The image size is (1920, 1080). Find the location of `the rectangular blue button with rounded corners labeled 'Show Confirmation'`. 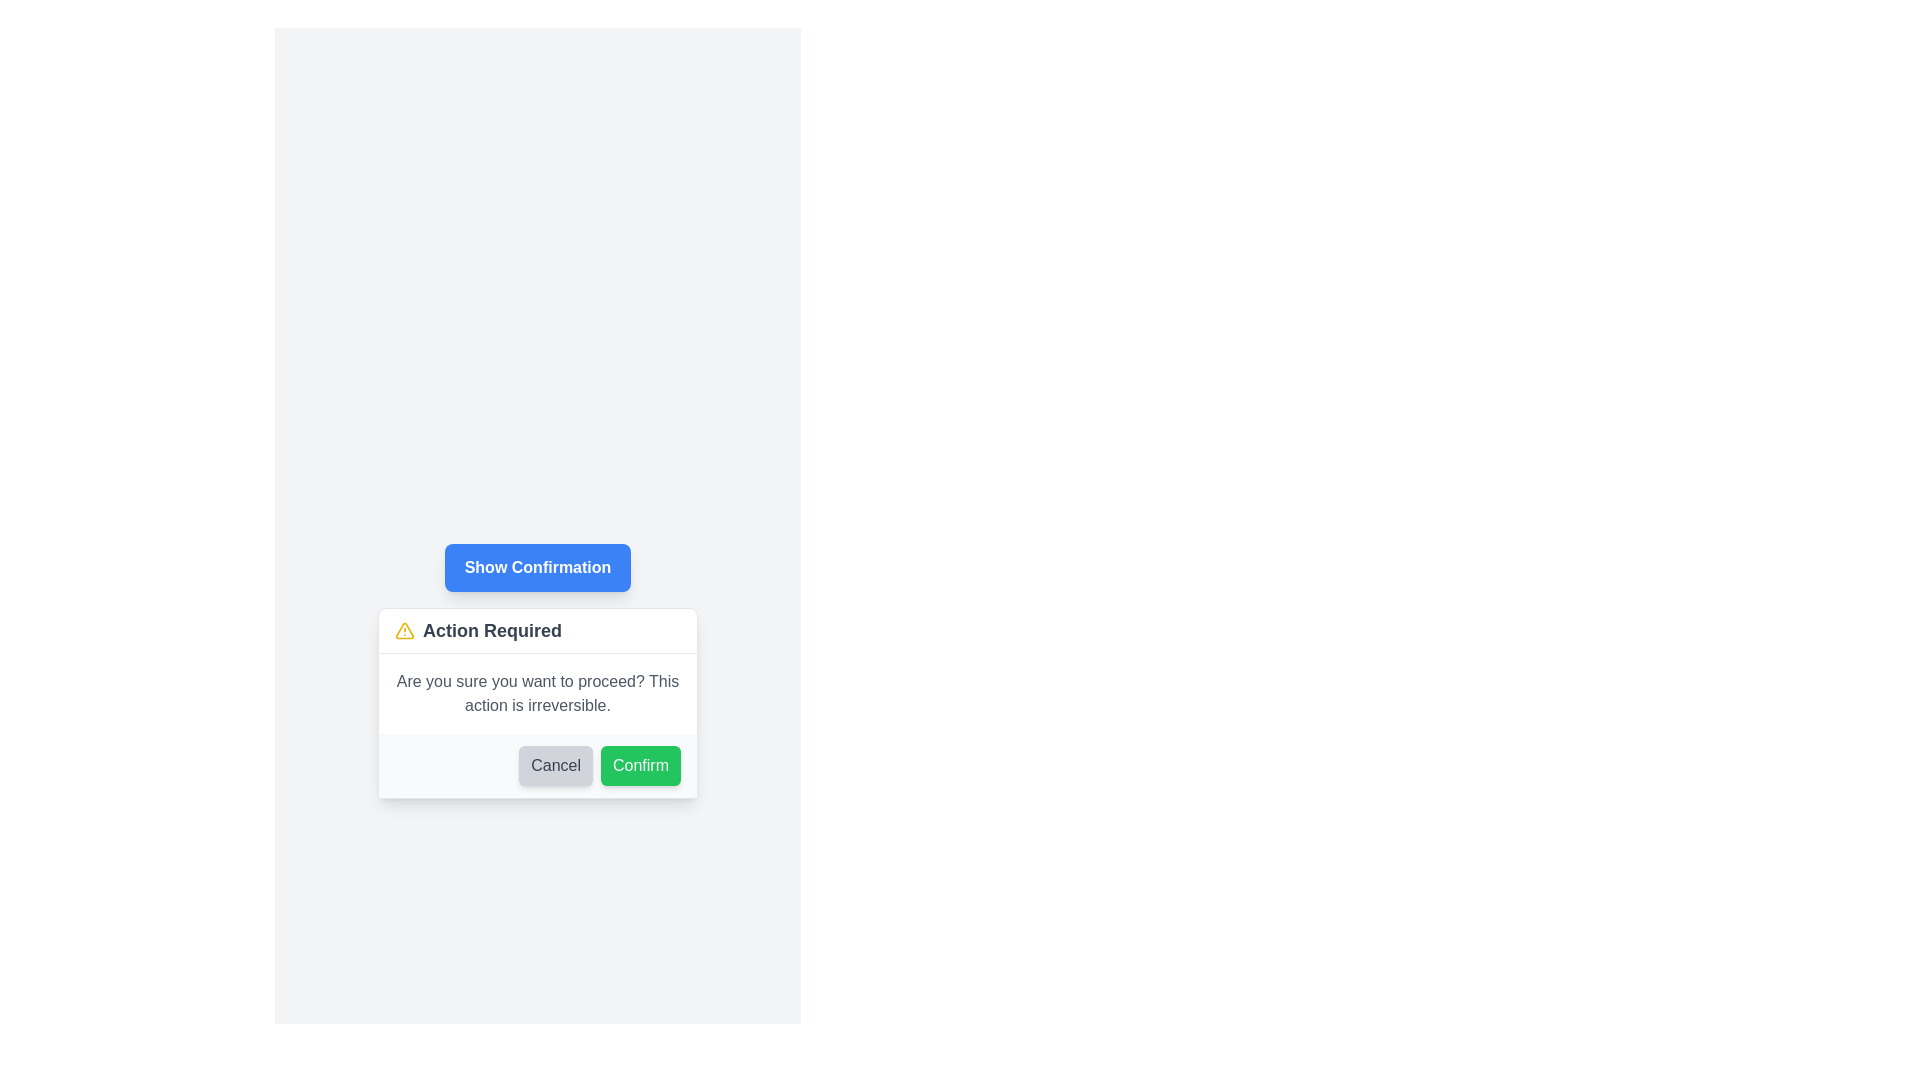

the rectangular blue button with rounded corners labeled 'Show Confirmation' is located at coordinates (537, 567).